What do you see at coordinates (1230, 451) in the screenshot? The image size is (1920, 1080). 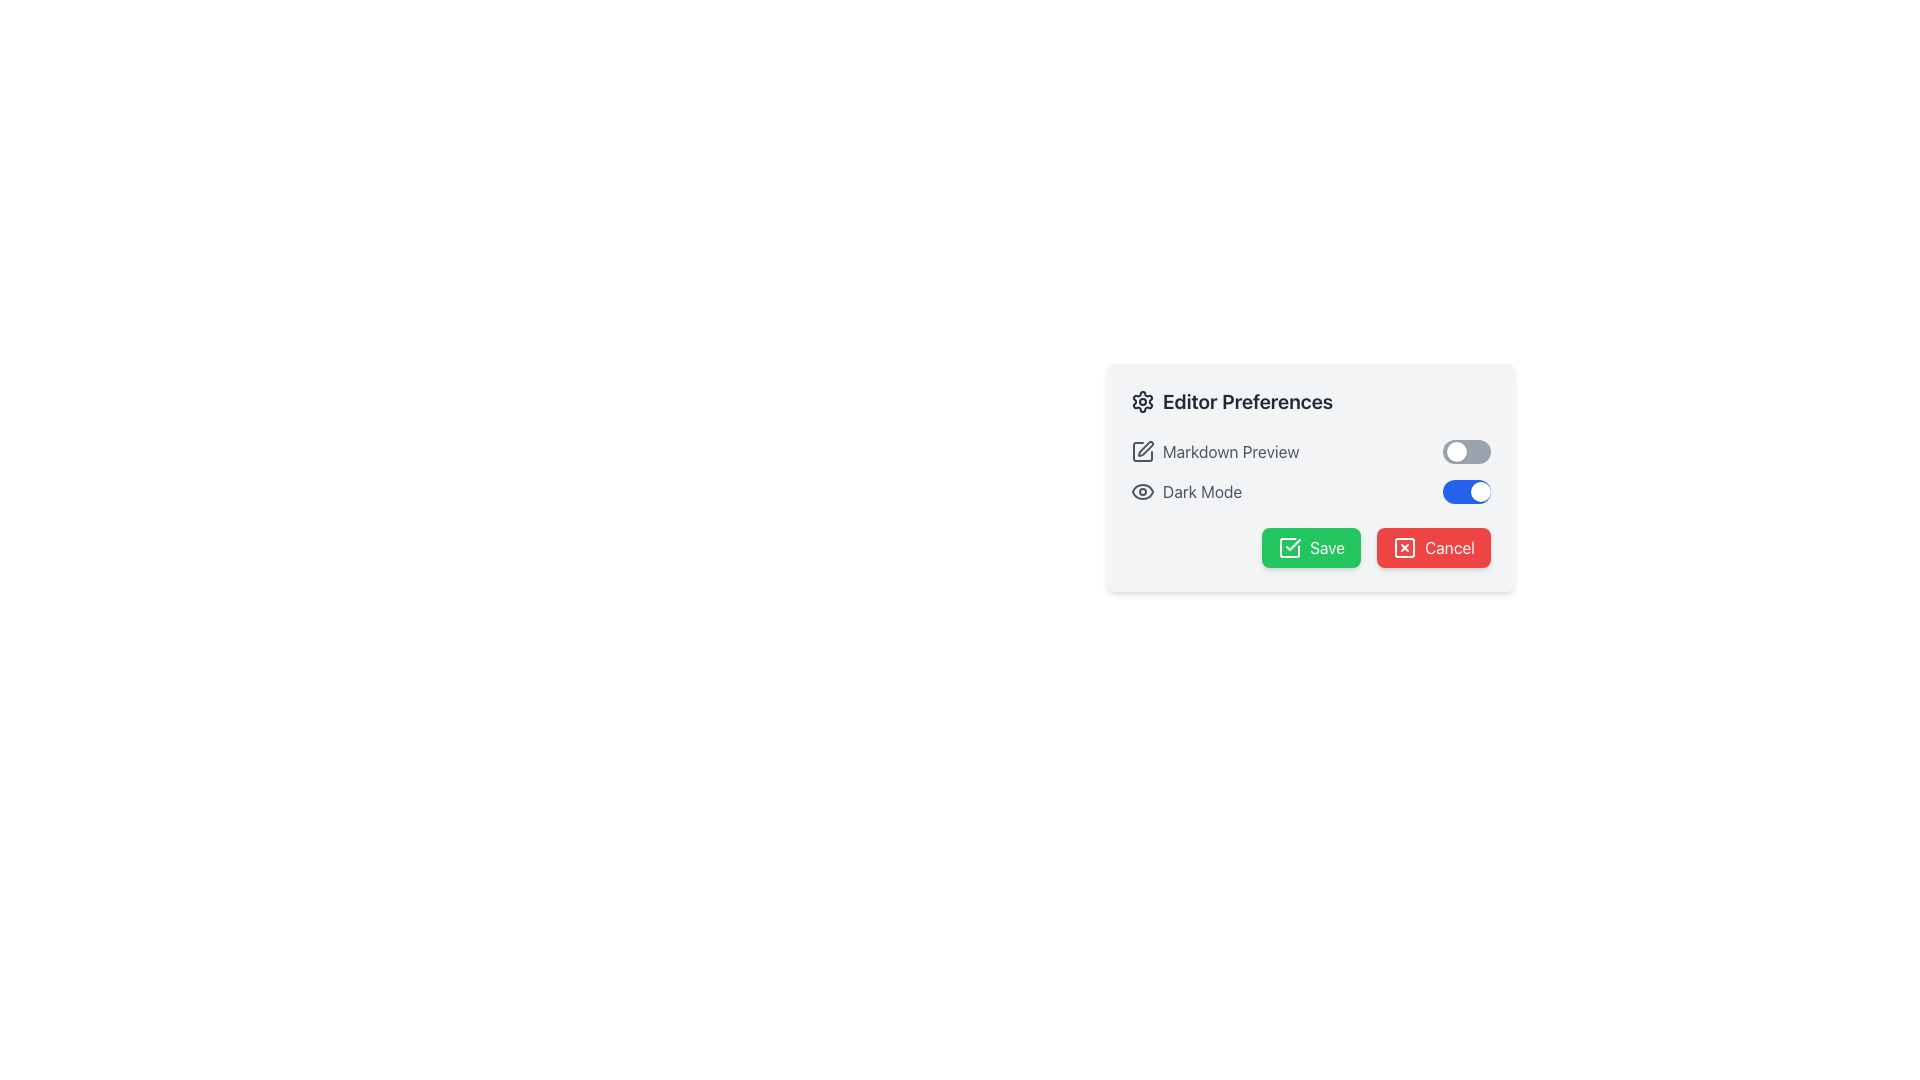 I see `the static text element displaying 'Markdown Preview' styled in gray, positioned to the right of the pencil and square icon in the 'Editor Preferences' modal` at bounding box center [1230, 451].